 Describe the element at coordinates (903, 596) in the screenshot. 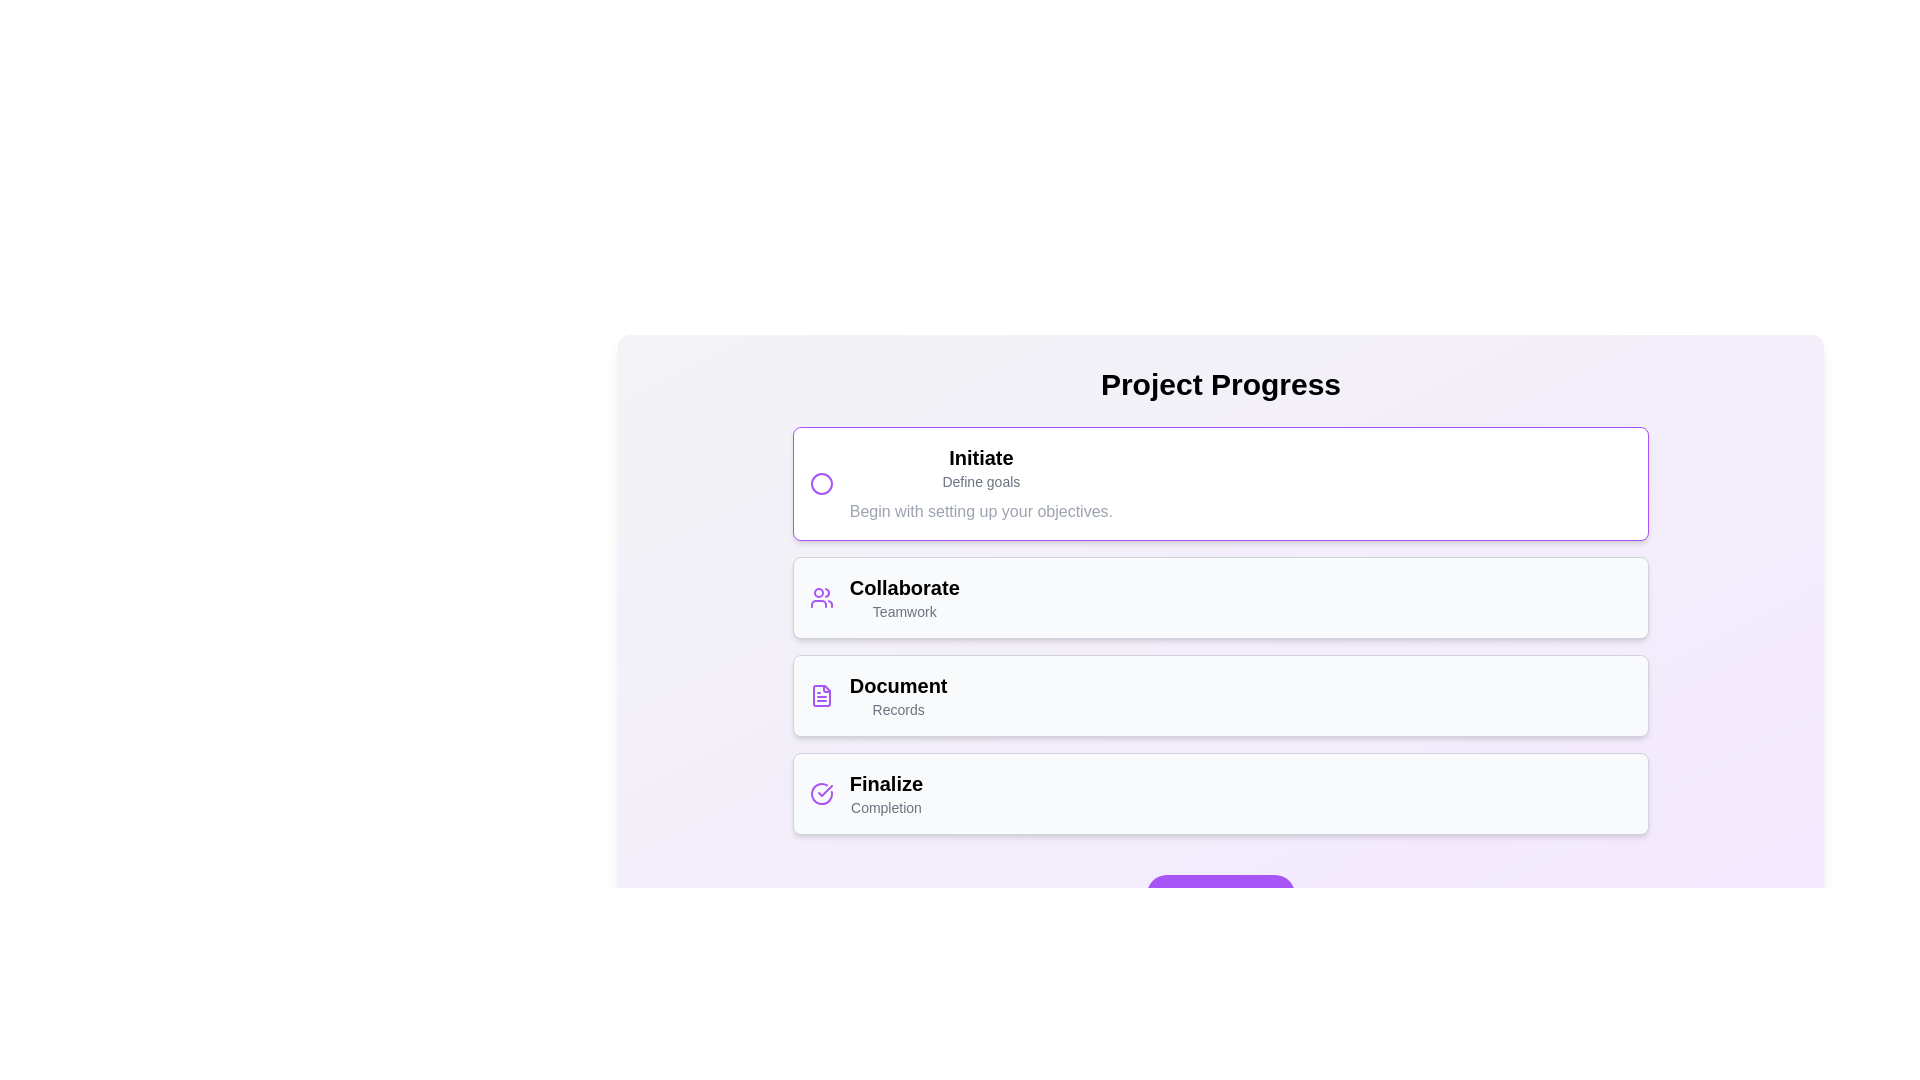

I see `text from the text-based label that says 'Collaborate' and 'Teamwork', which is the second card in a vertical sequence of cards displayed in the center of the interface` at that location.